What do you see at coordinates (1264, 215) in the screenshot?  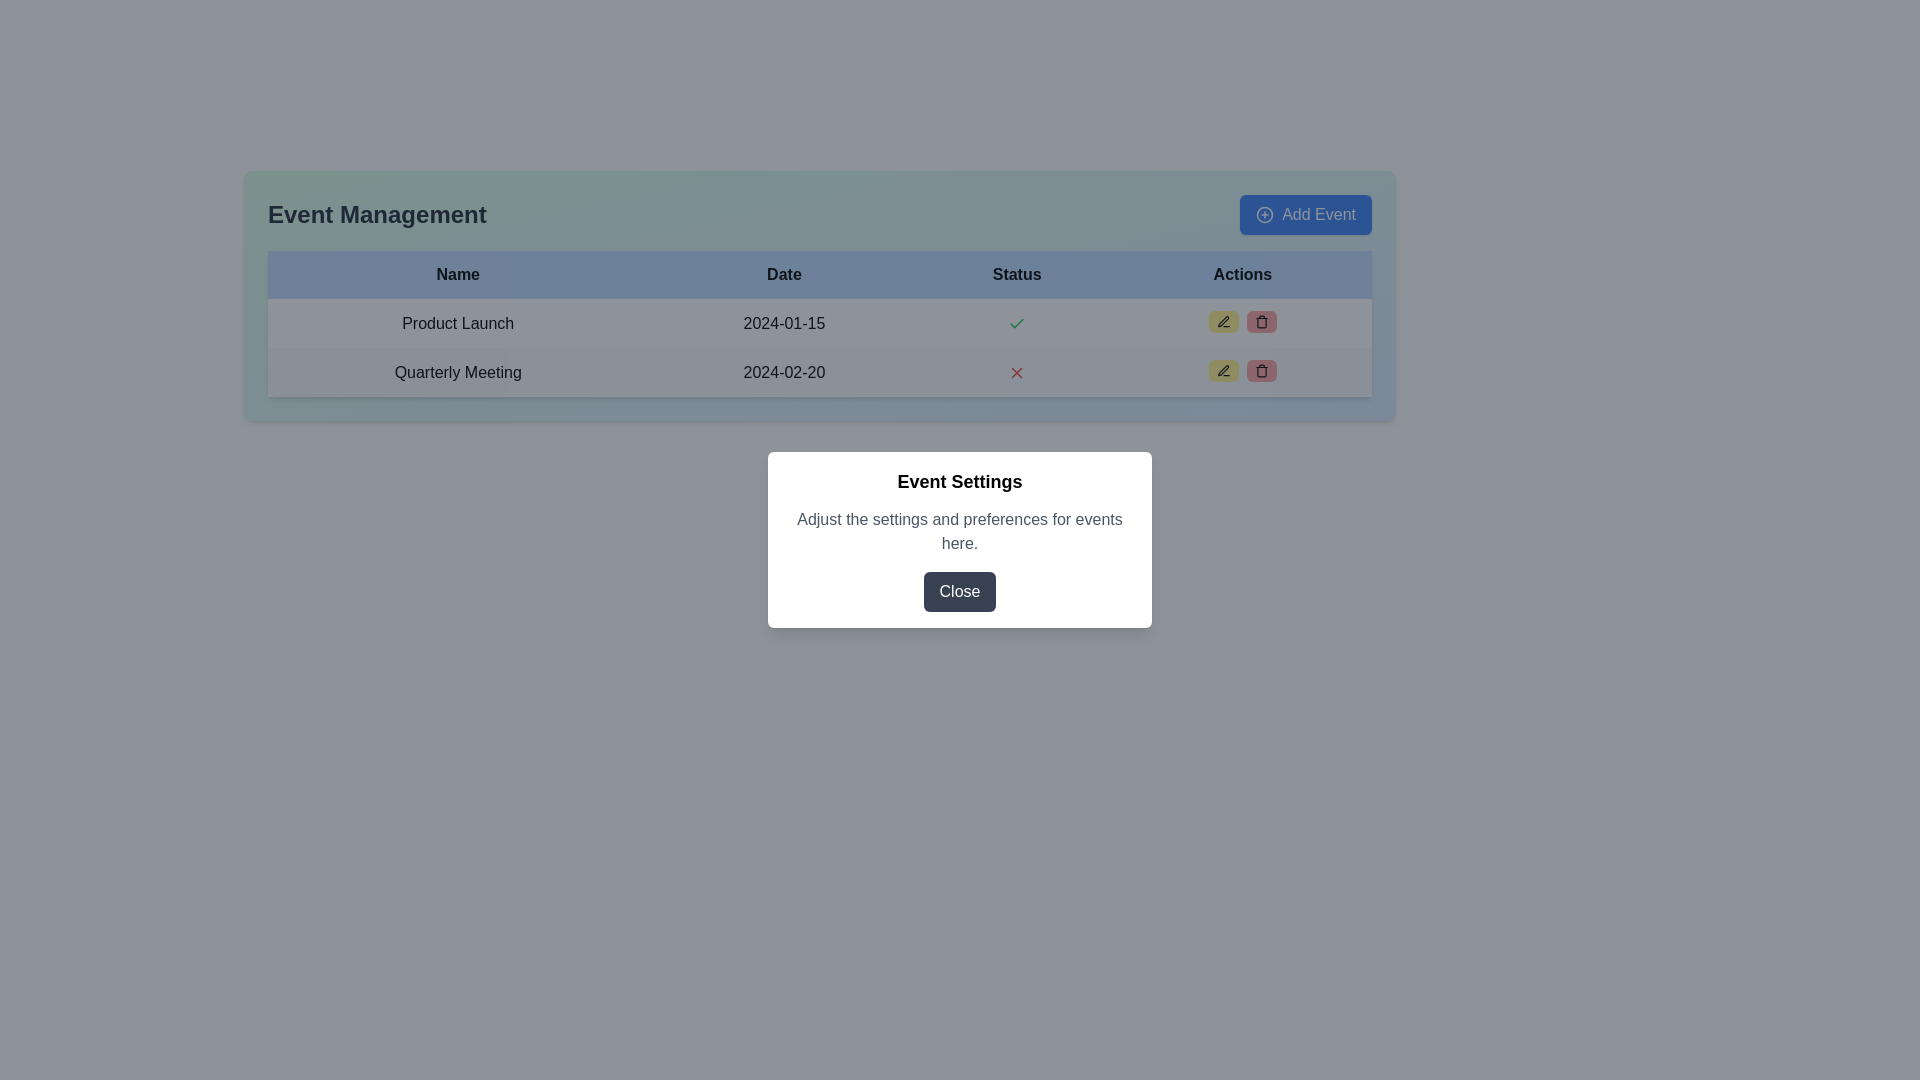 I see `the circular icon within the 'Add Event' button located in the top-right corner of the event management section` at bounding box center [1264, 215].